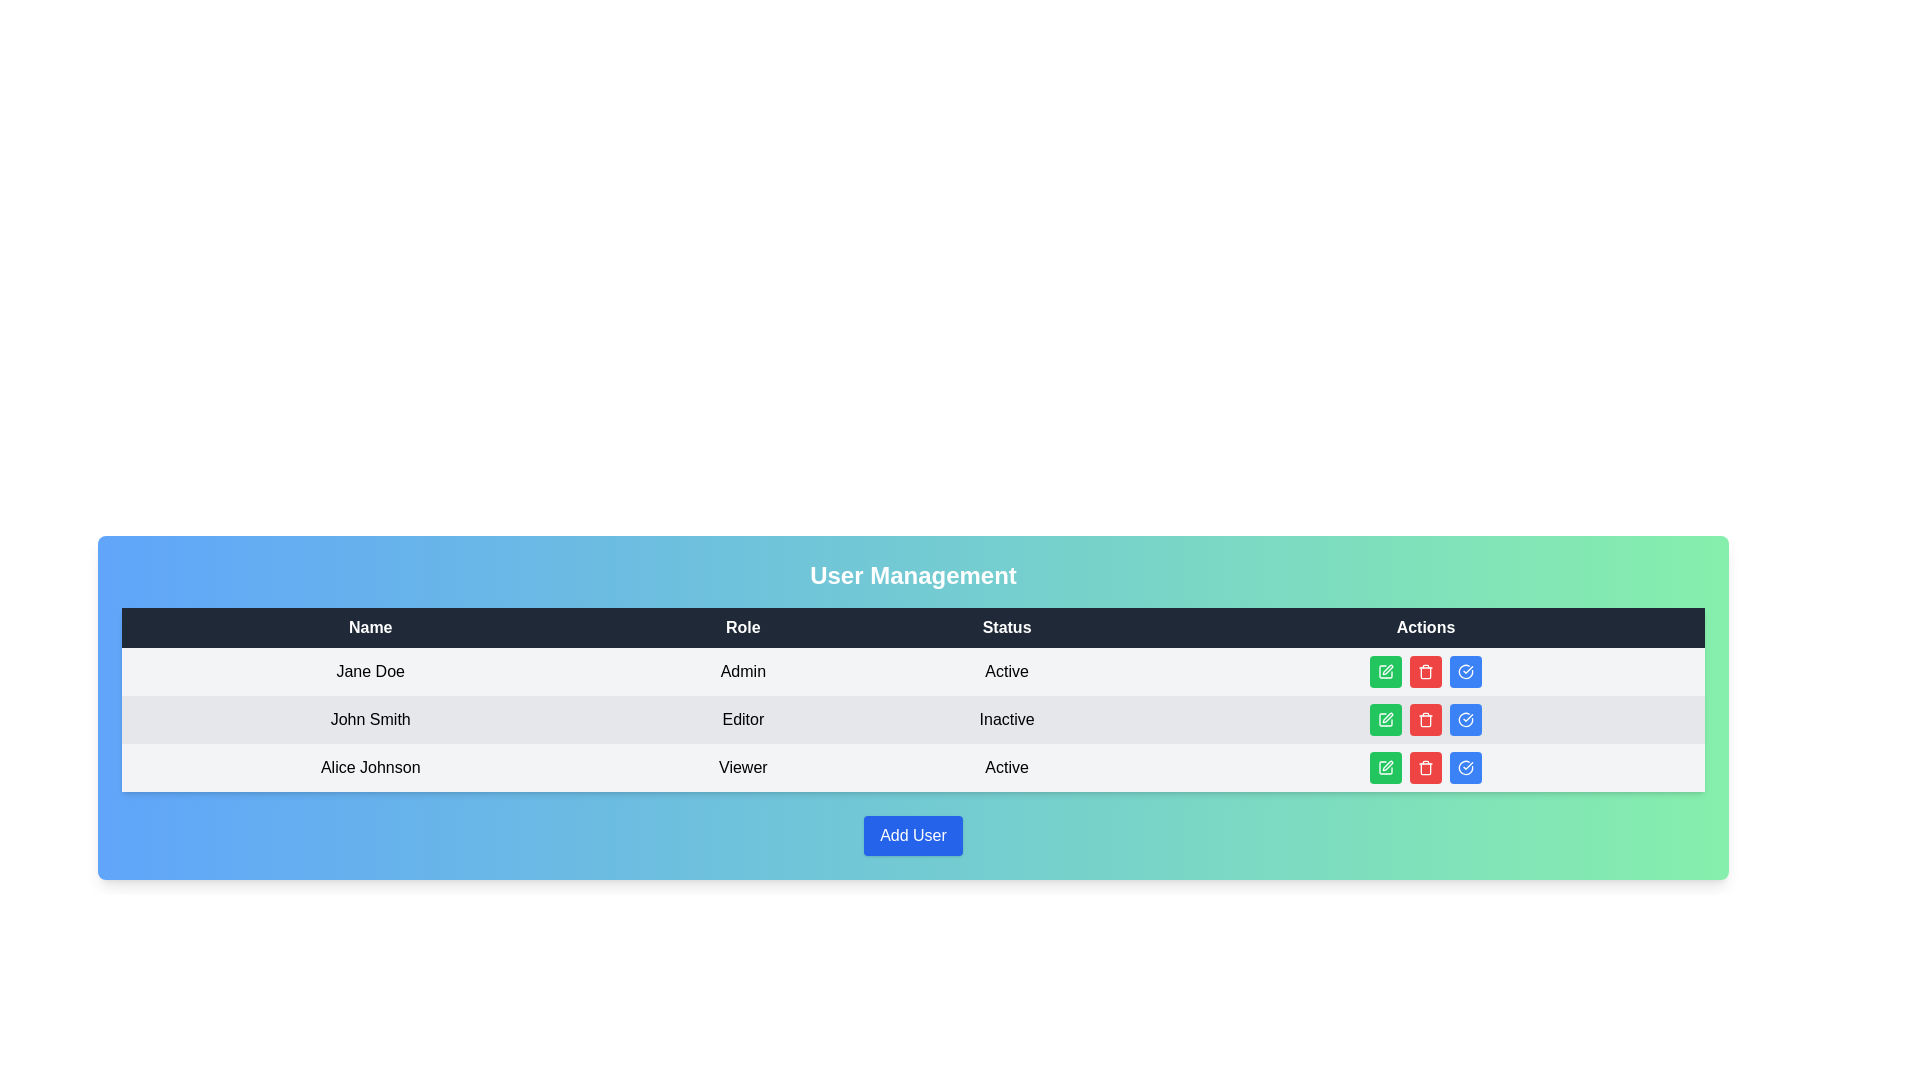 The height and width of the screenshot is (1080, 1920). What do you see at coordinates (1424, 673) in the screenshot?
I see `the vertical trash can icon in the 'Actions' column of the third row for user 'Alice Johnson'` at bounding box center [1424, 673].